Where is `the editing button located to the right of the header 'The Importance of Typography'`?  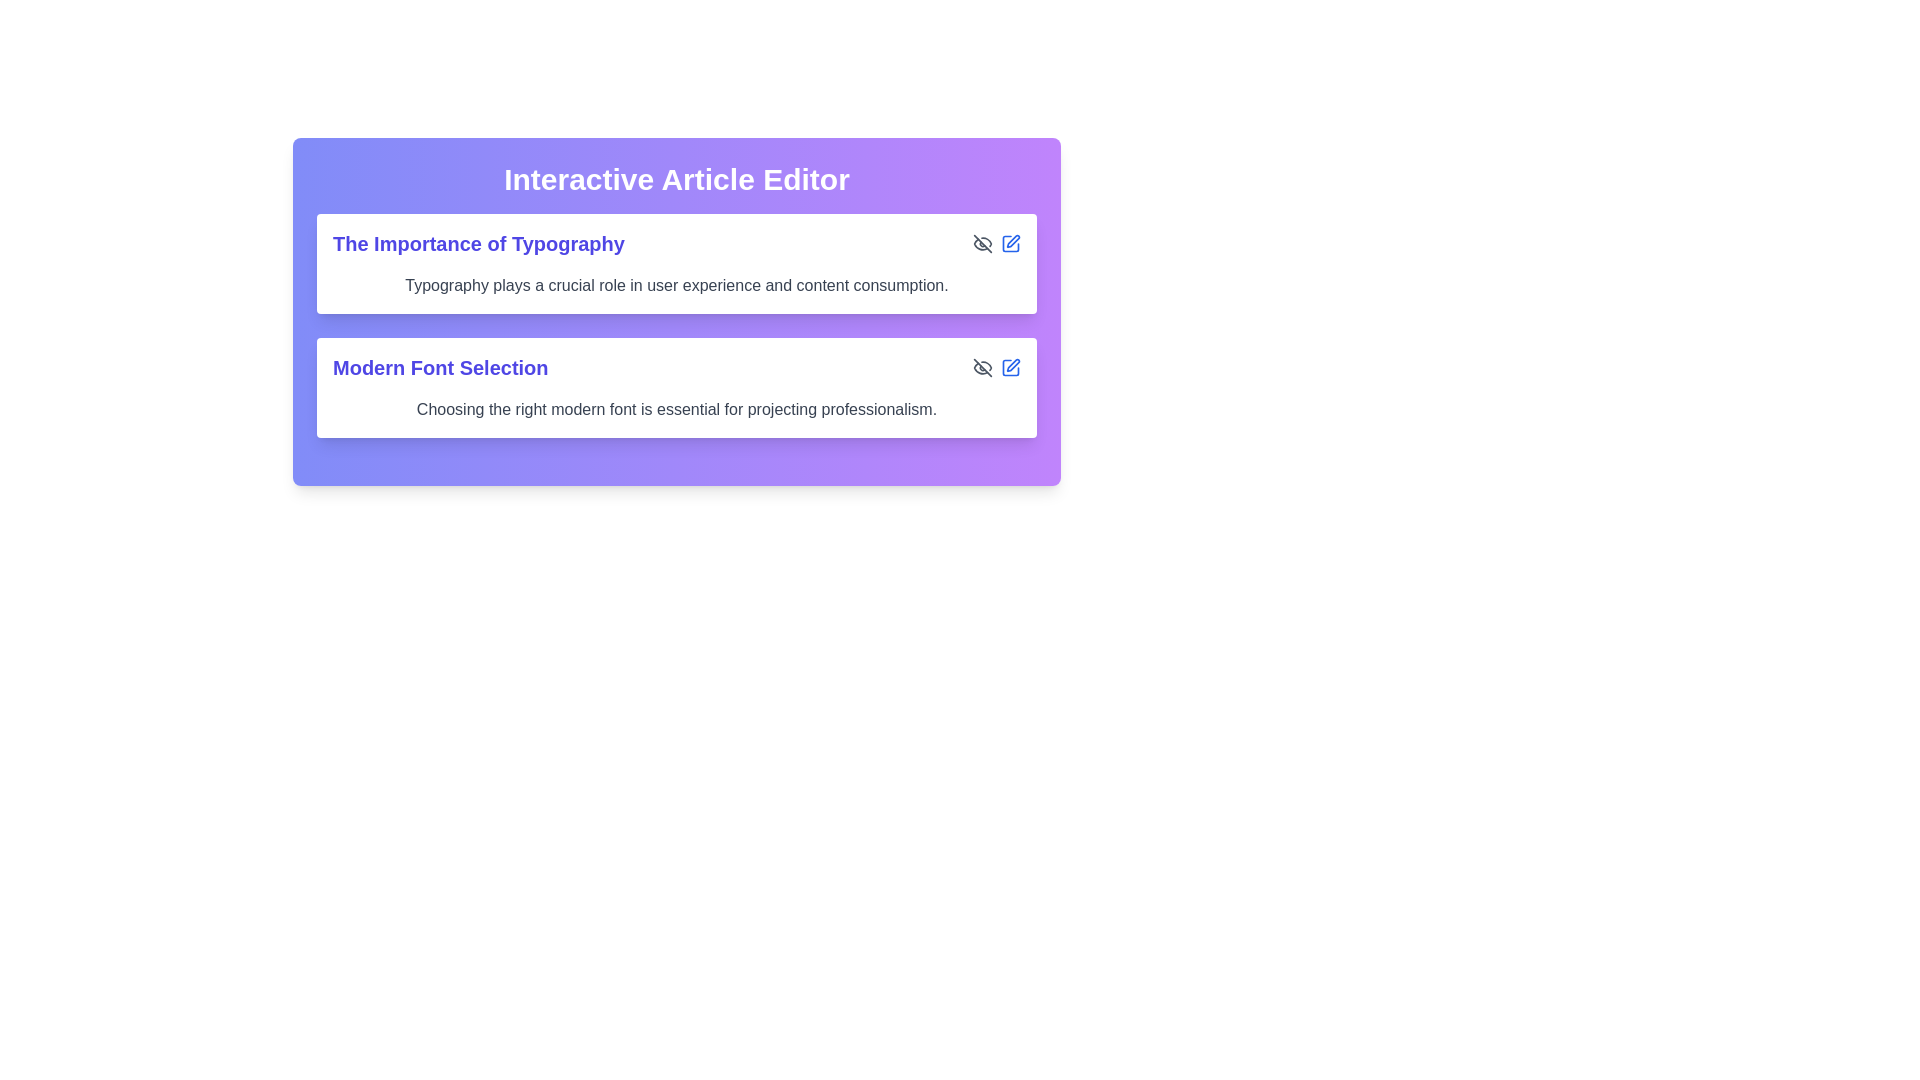
the editing button located to the right of the header 'The Importance of Typography' is located at coordinates (1011, 242).